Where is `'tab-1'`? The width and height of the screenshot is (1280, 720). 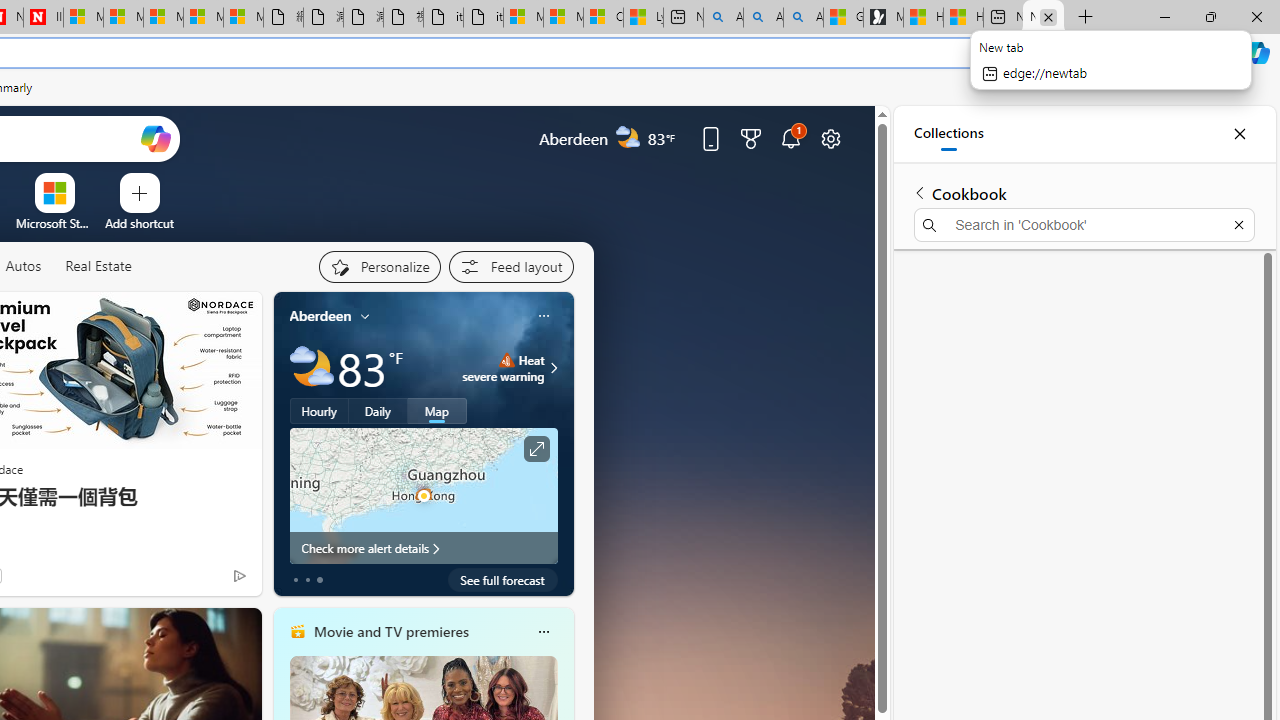 'tab-1' is located at coordinates (306, 579).